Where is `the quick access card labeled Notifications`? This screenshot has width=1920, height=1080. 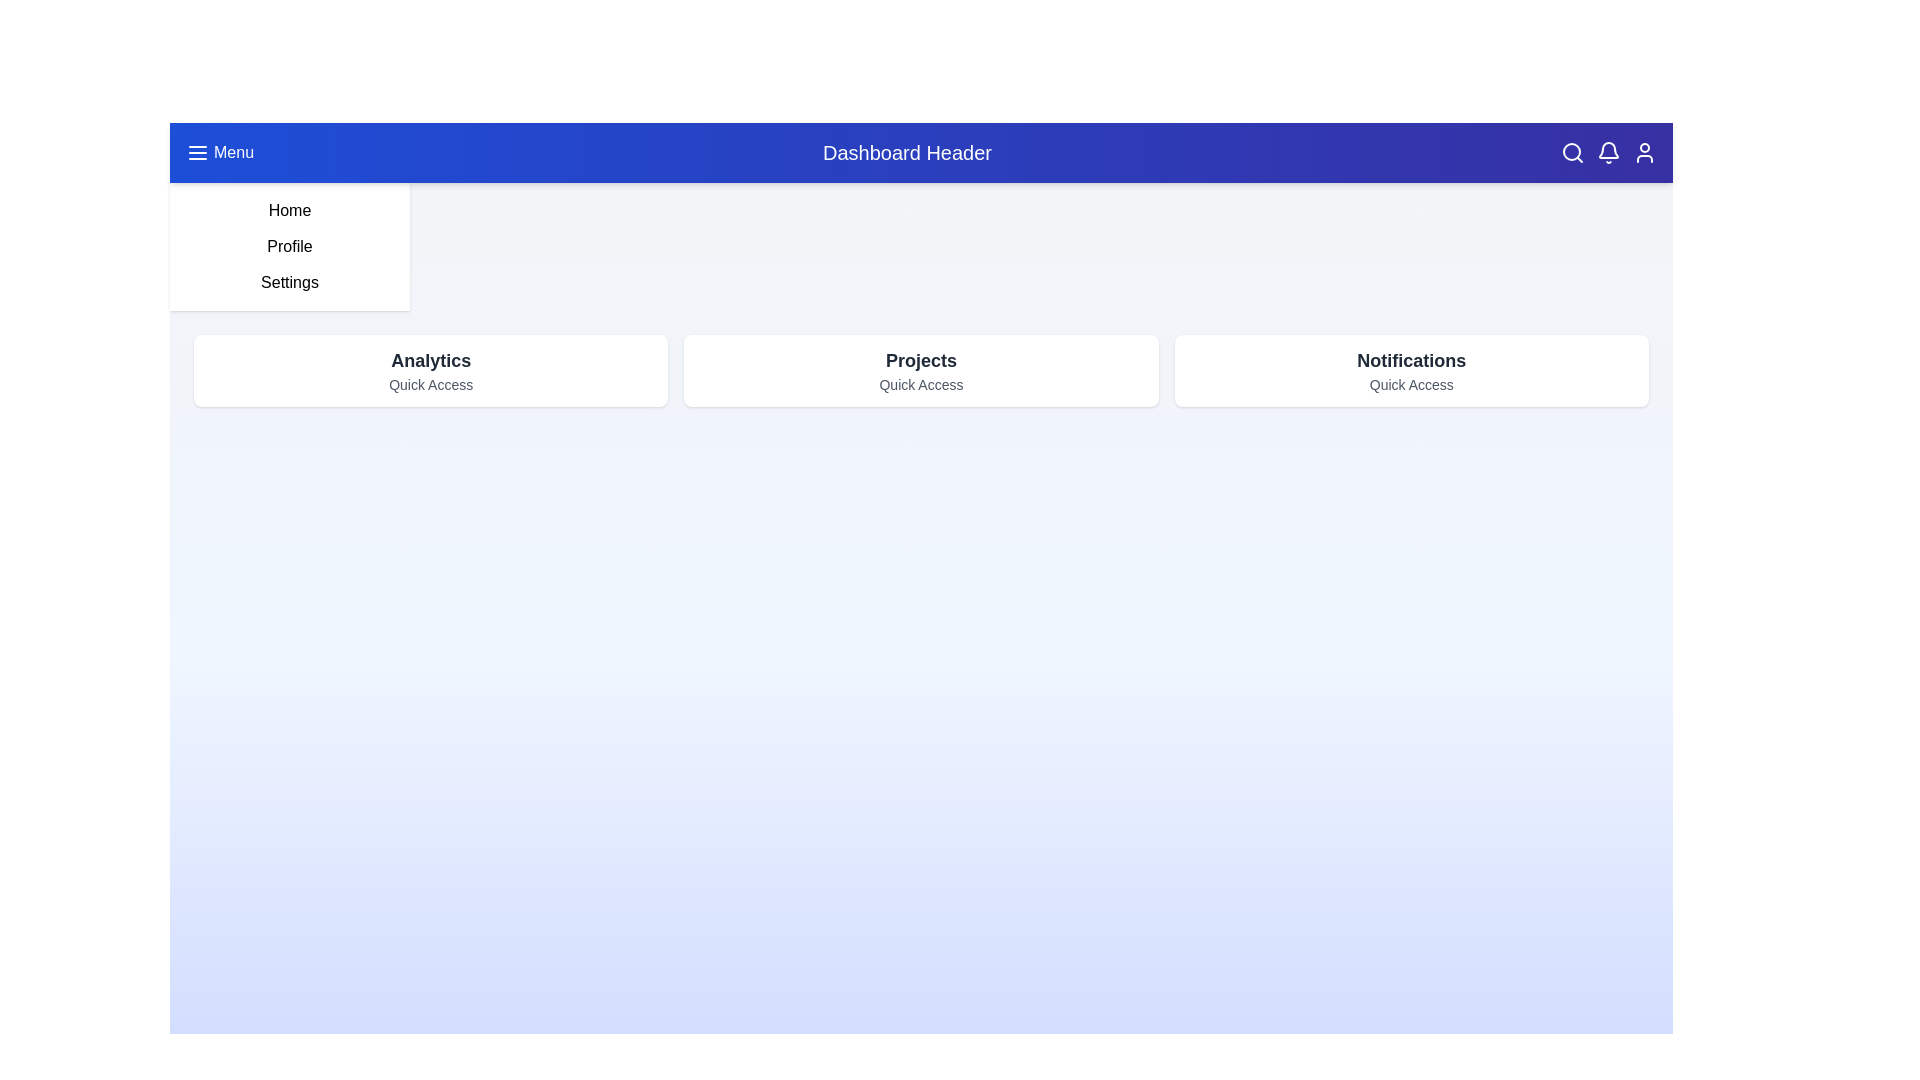
the quick access card labeled Notifications is located at coordinates (1410, 370).